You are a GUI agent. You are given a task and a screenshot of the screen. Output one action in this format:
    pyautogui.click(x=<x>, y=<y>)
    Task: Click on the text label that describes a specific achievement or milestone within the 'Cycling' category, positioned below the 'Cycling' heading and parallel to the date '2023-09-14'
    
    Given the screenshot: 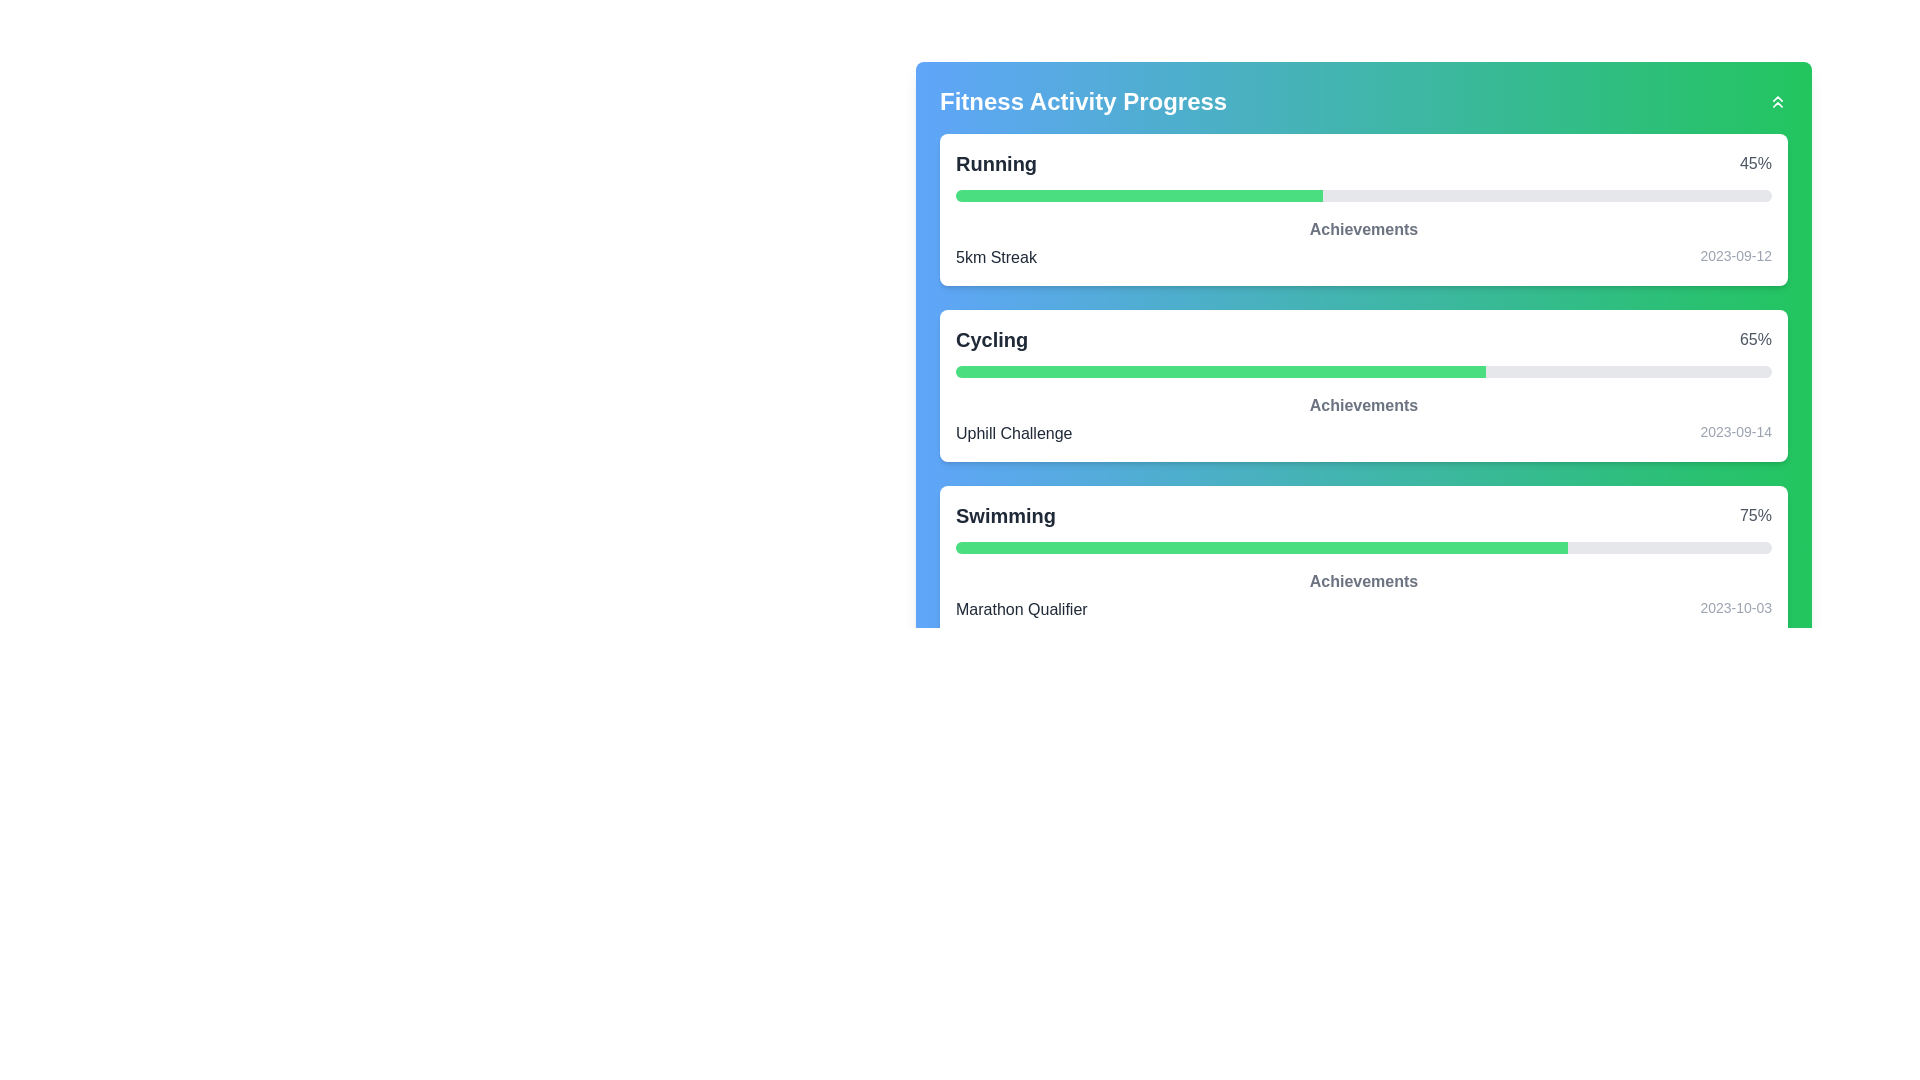 What is the action you would take?
    pyautogui.click(x=1014, y=433)
    